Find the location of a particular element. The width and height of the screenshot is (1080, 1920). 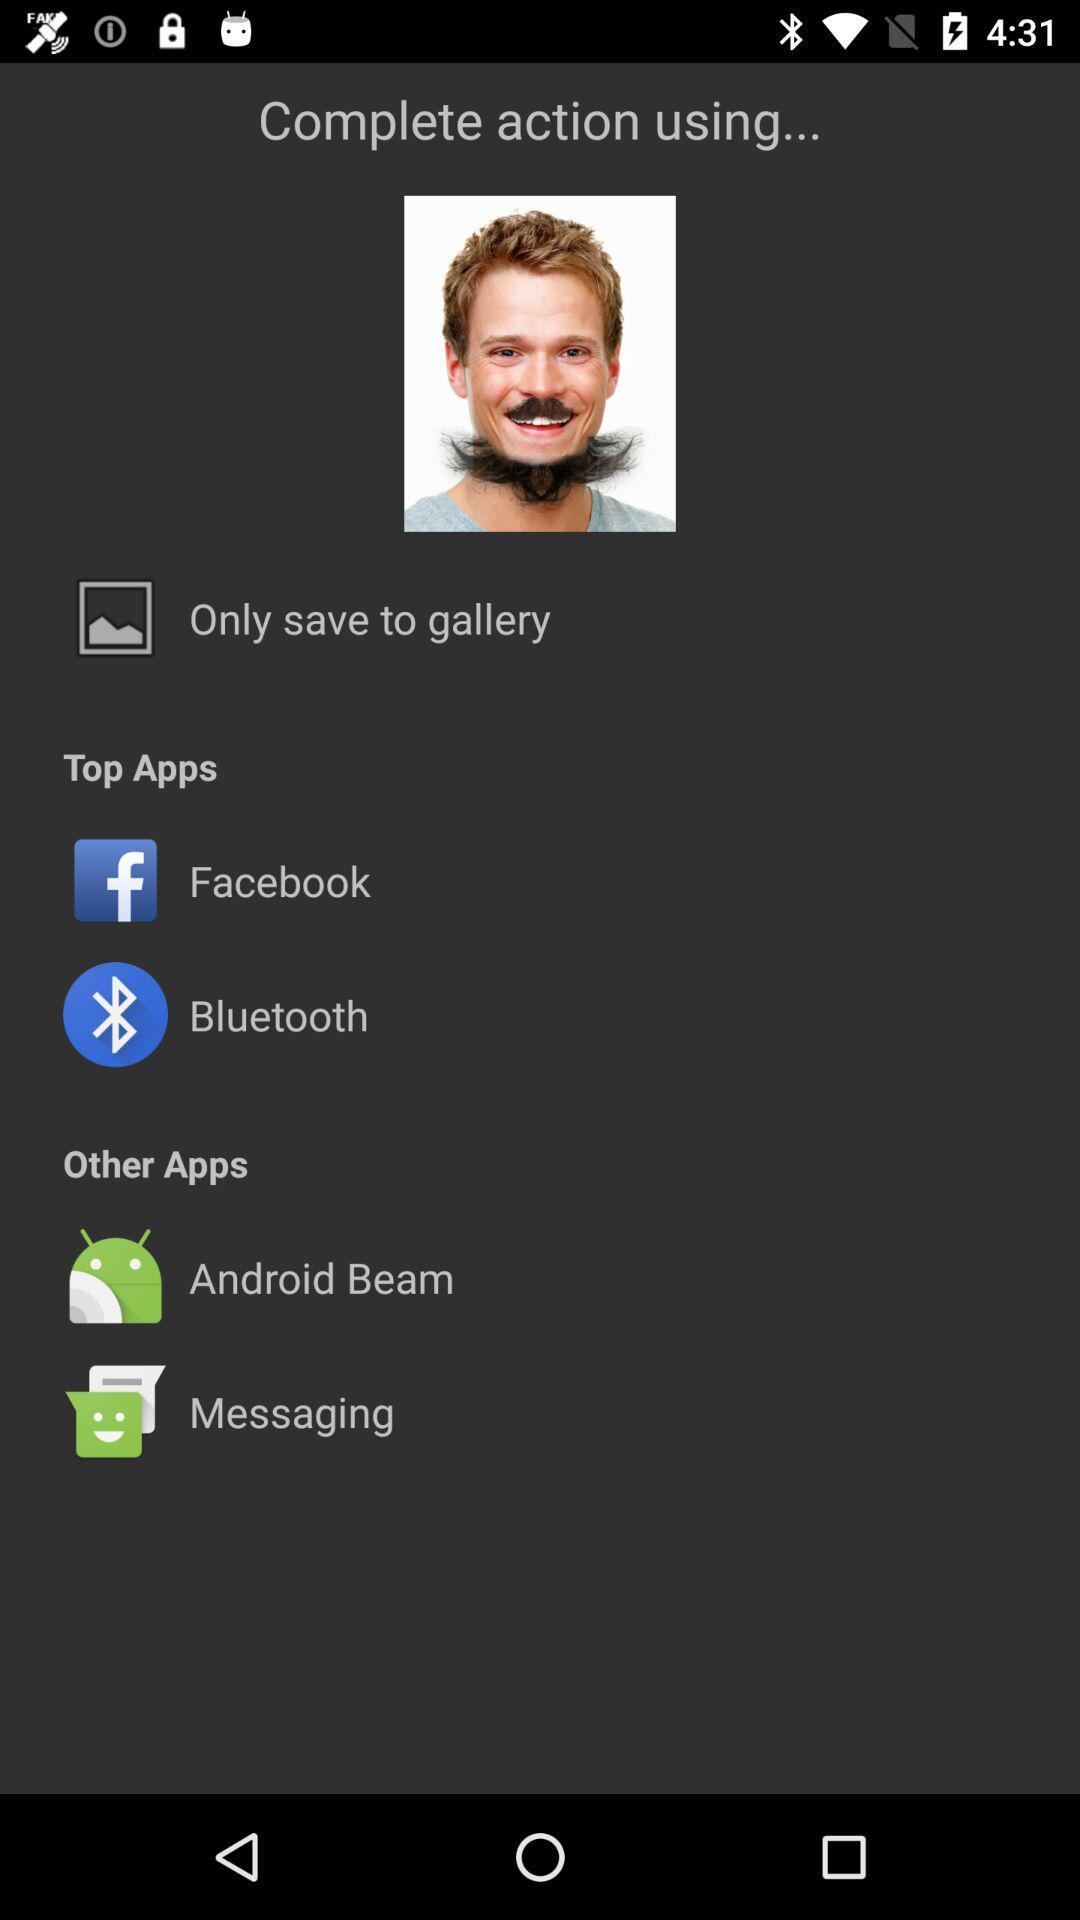

only save to item is located at coordinates (370, 617).